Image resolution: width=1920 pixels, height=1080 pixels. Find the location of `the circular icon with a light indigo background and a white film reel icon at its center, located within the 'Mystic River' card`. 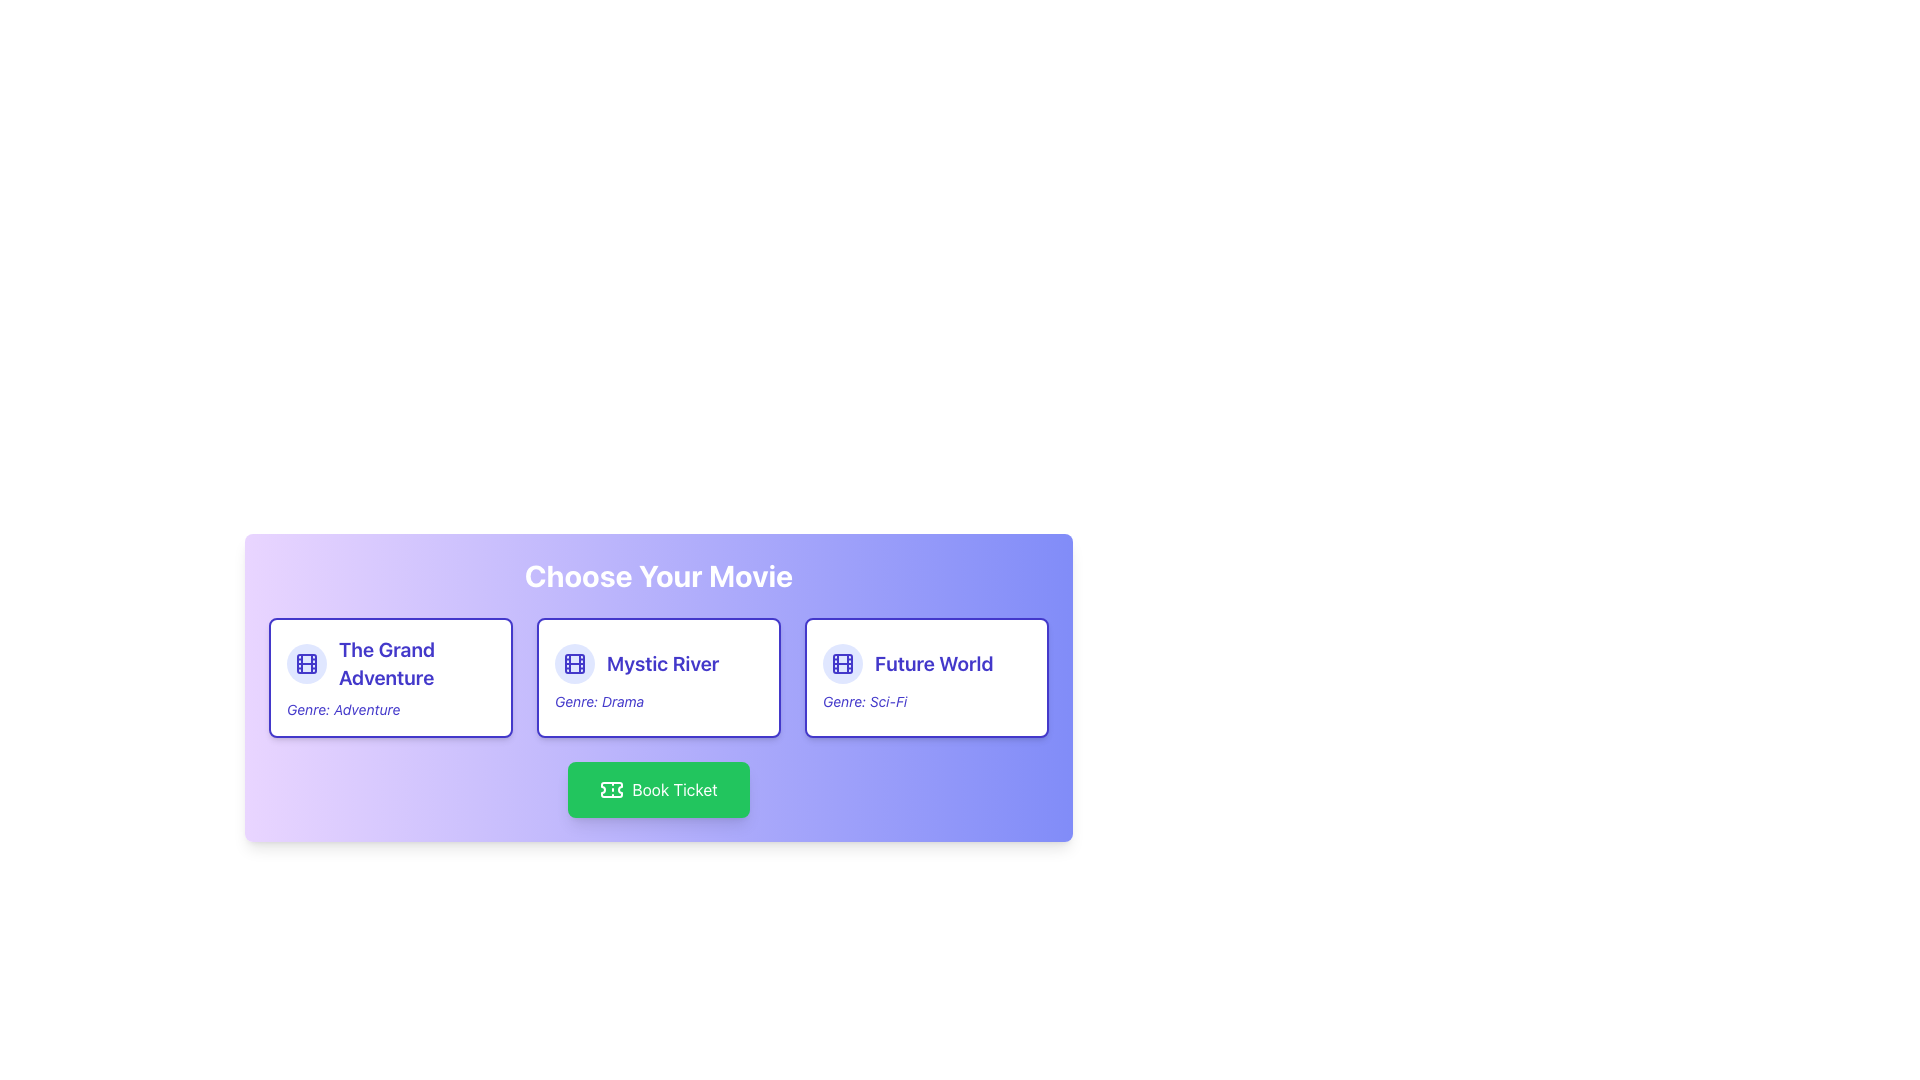

the circular icon with a light indigo background and a white film reel icon at its center, located within the 'Mystic River' card is located at coordinates (574, 663).